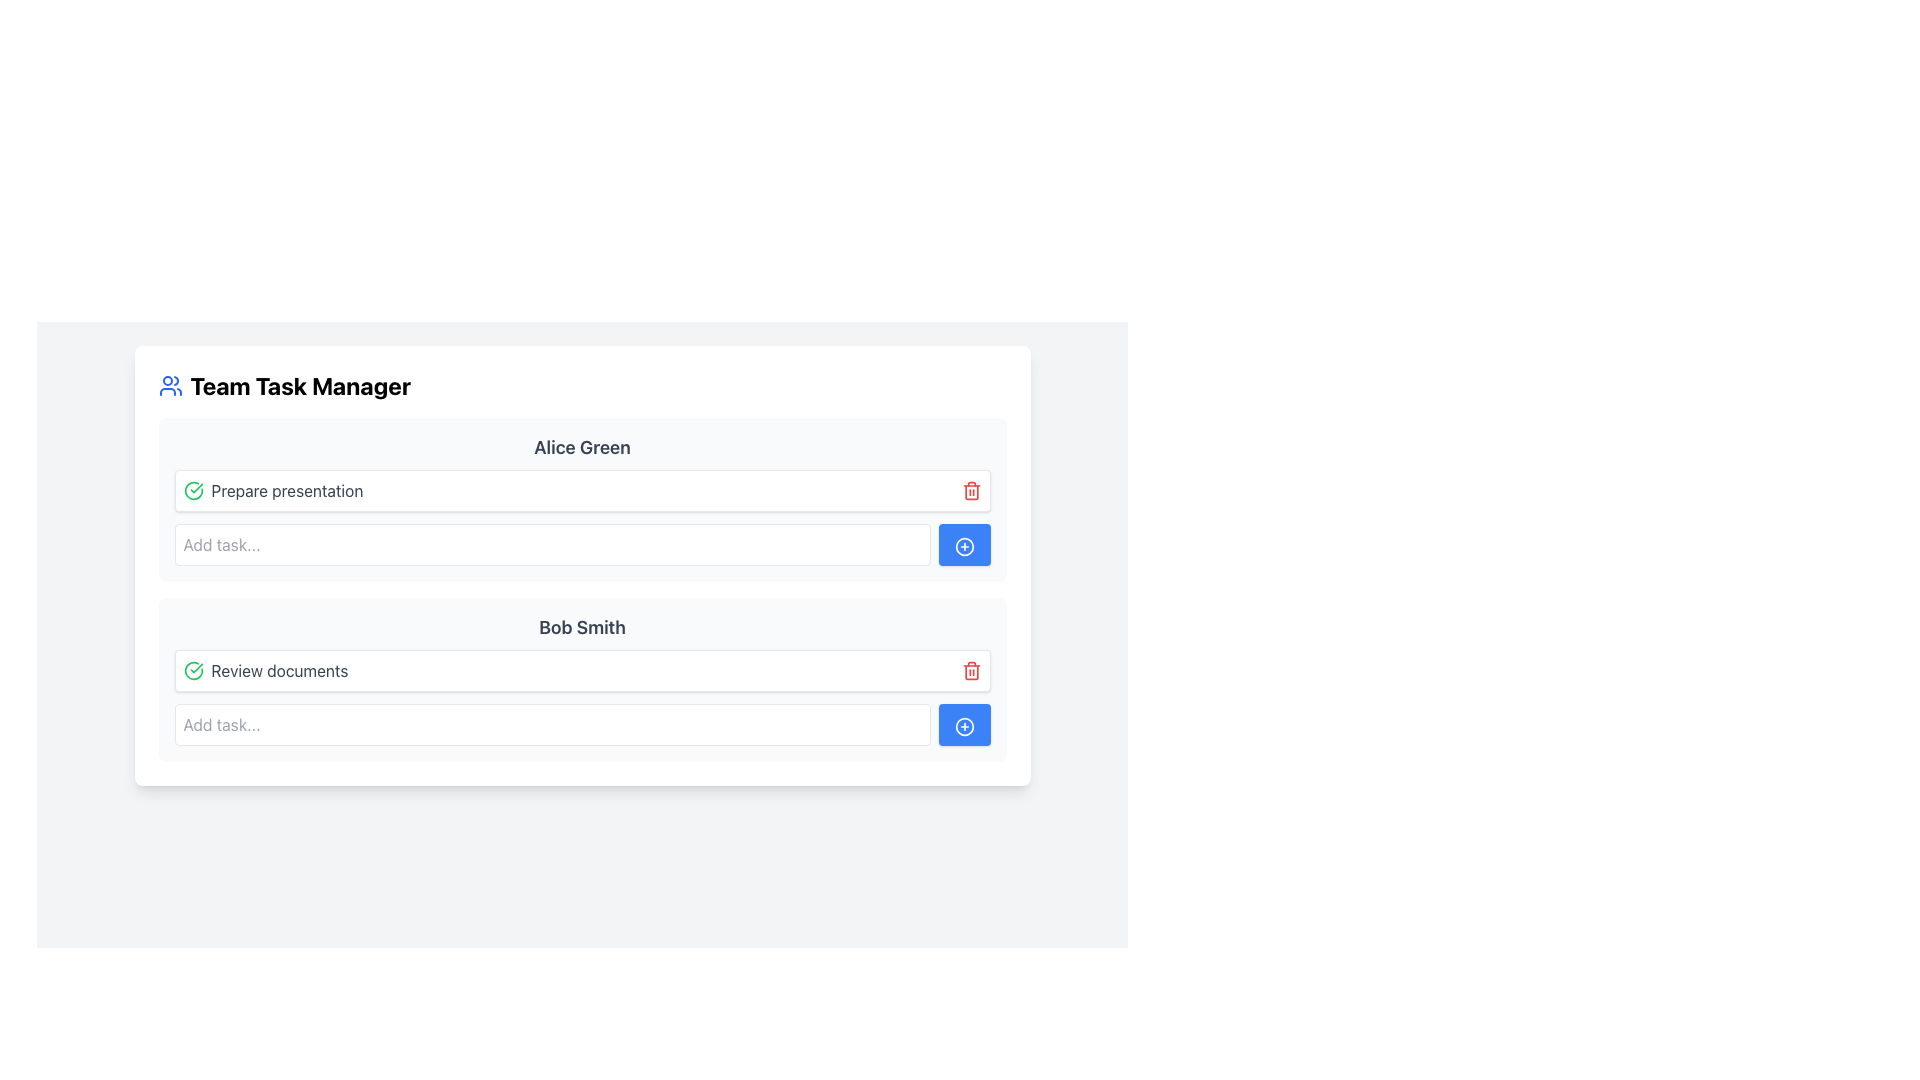 The image size is (1920, 1080). I want to click on the icon that represents the completion of a task, located to the left of the text 'Review documents' in the task list for 'Bob Smith', so click(193, 671).